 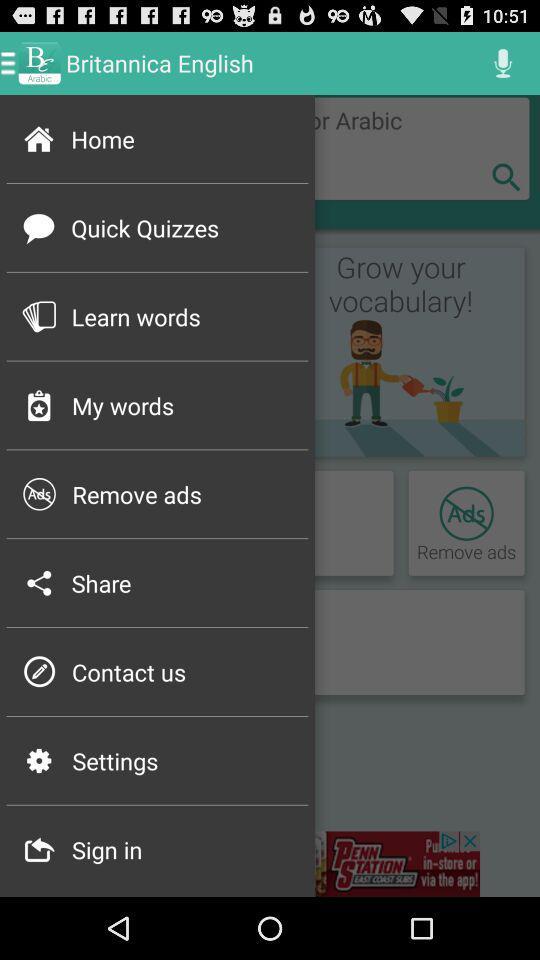 What do you see at coordinates (502, 62) in the screenshot?
I see `app next to britannica english item` at bounding box center [502, 62].